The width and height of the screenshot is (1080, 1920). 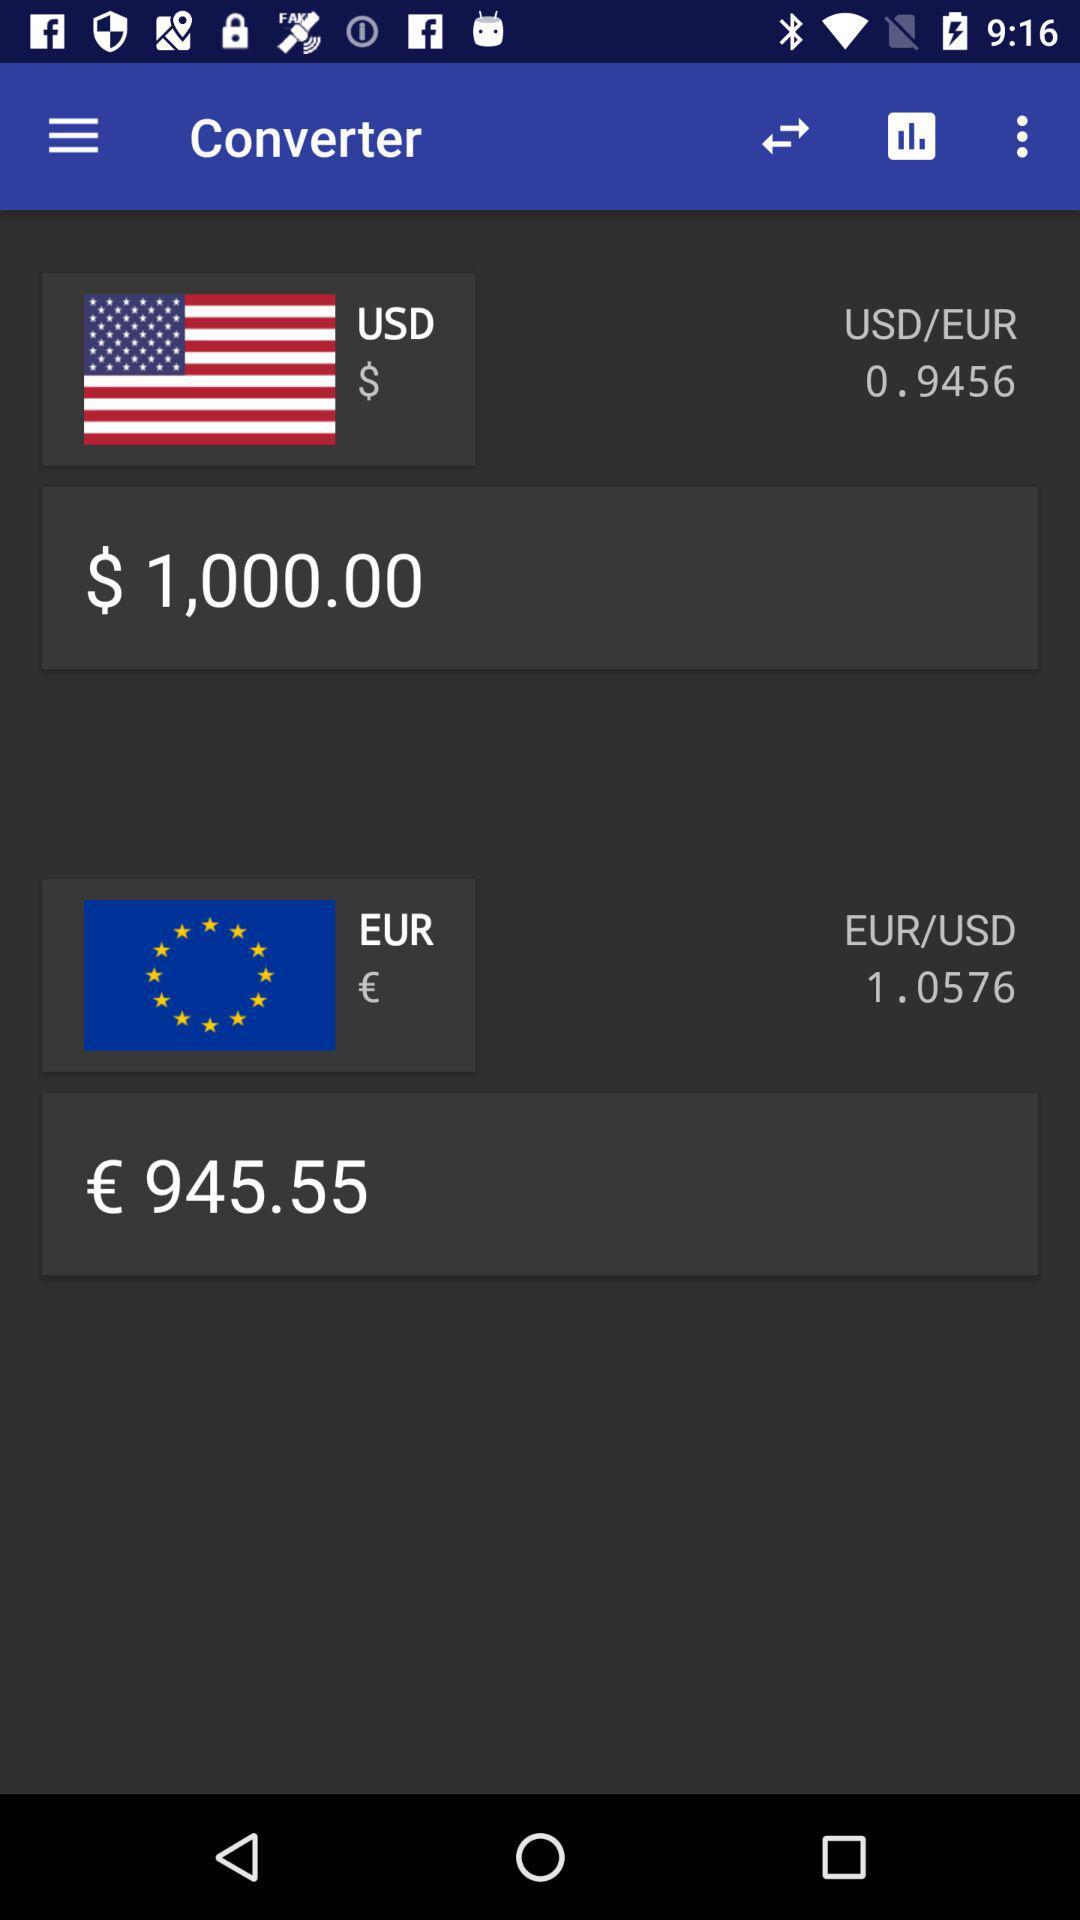 I want to click on item above usd/eur icon, so click(x=1027, y=135).